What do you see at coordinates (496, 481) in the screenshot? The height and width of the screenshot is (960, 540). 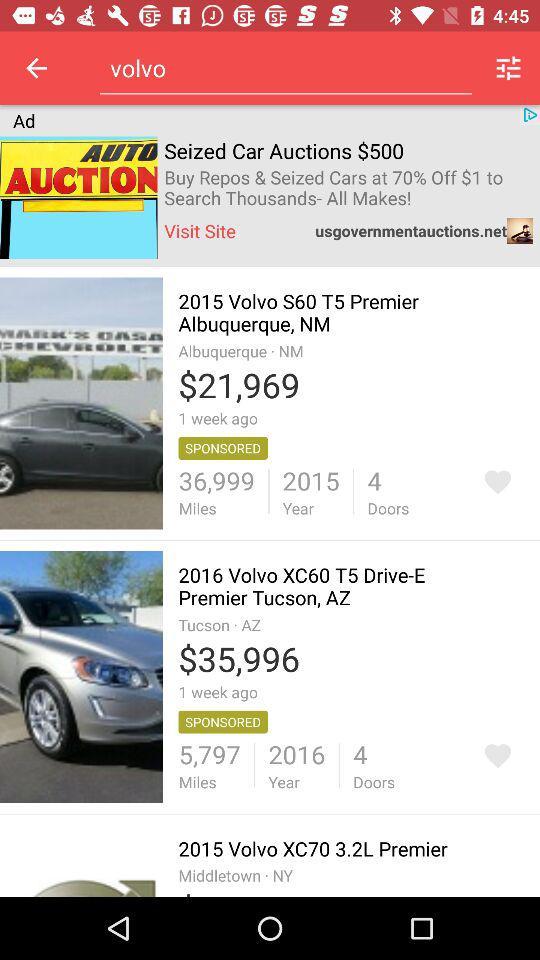 I see `go back` at bounding box center [496, 481].